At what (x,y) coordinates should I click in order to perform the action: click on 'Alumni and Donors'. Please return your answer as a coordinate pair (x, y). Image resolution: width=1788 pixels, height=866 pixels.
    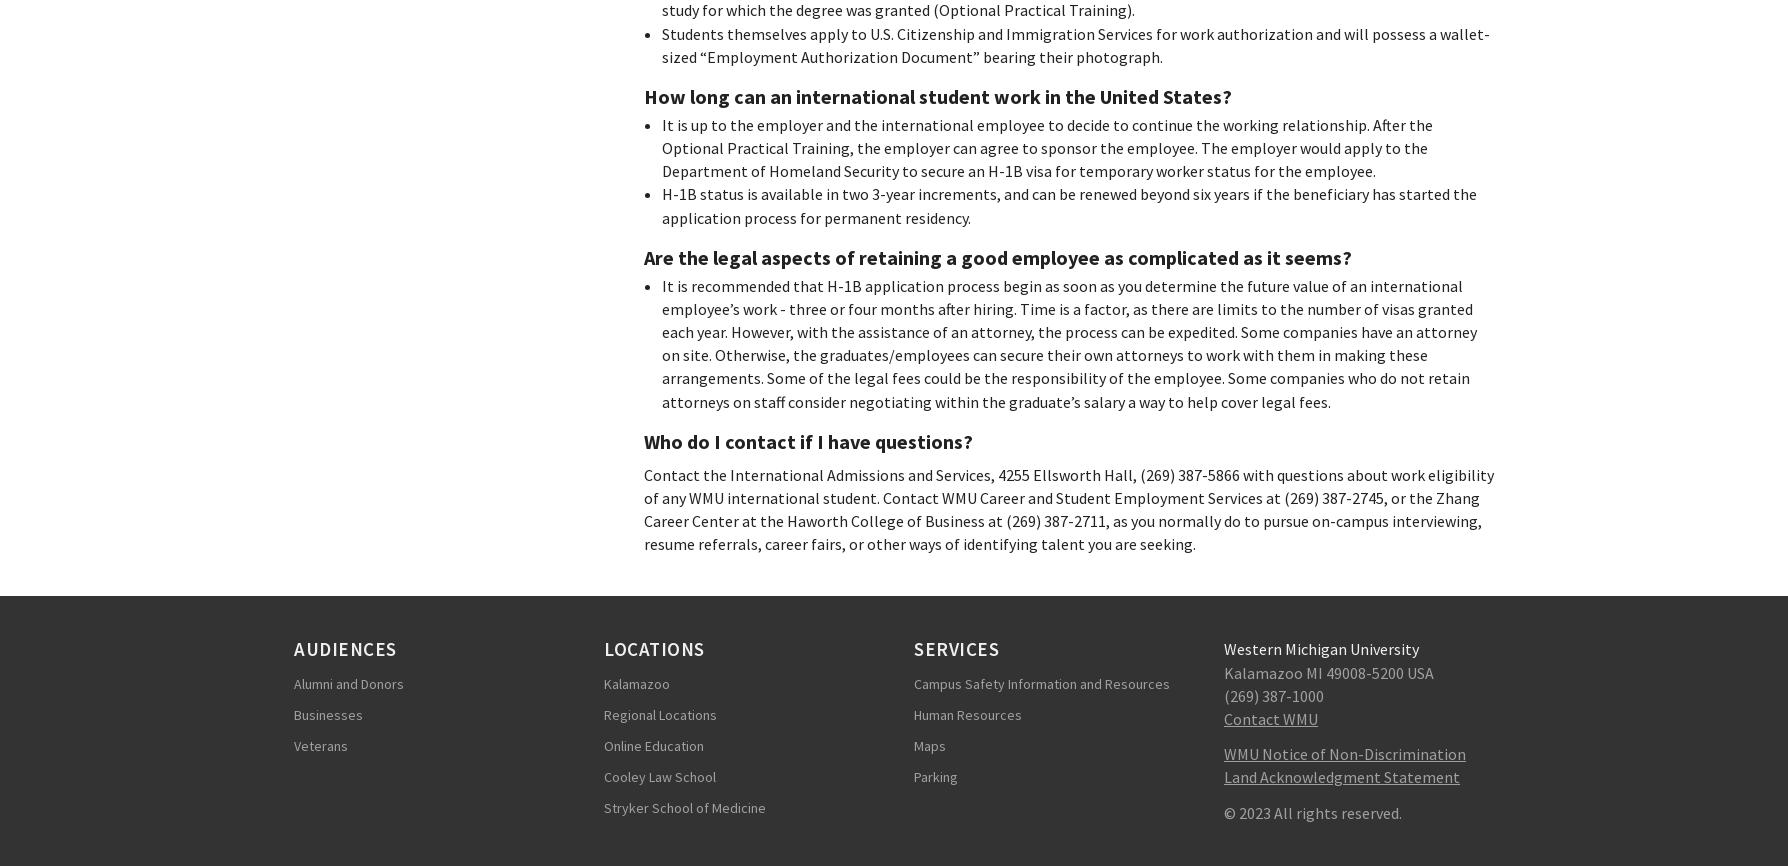
    Looking at the image, I should click on (348, 682).